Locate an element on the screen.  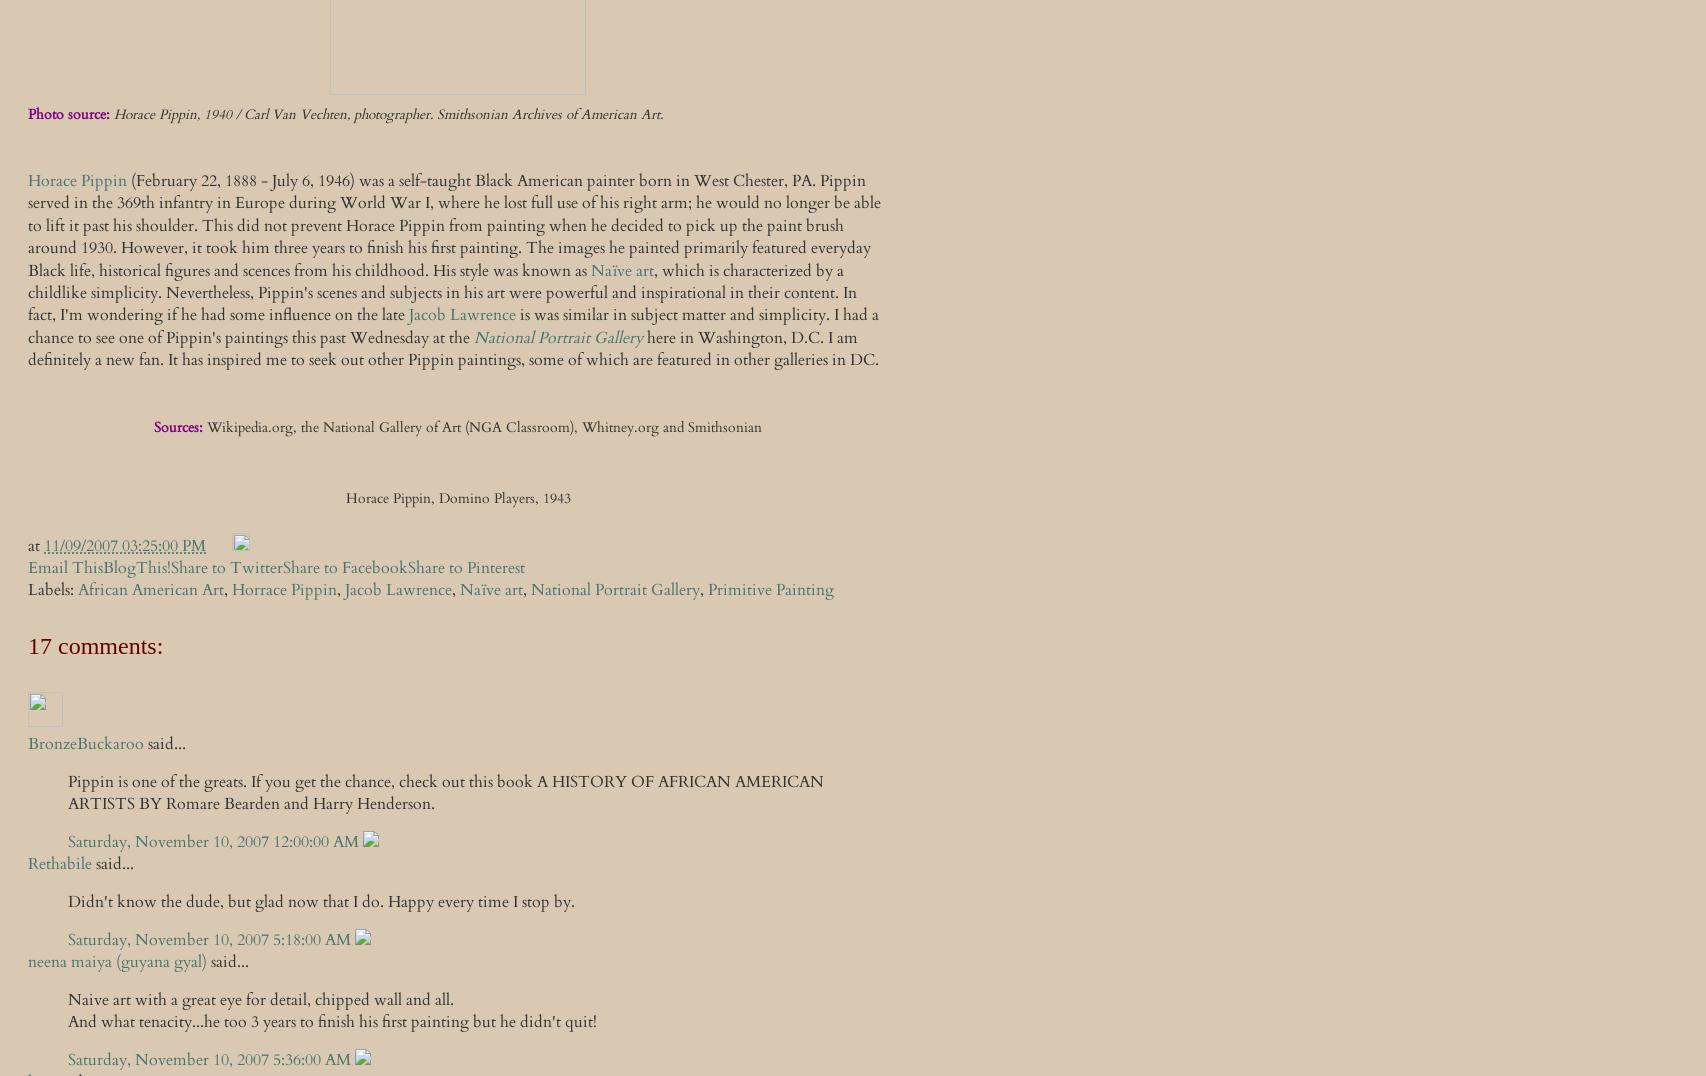
'Rethabile' is located at coordinates (60, 864).